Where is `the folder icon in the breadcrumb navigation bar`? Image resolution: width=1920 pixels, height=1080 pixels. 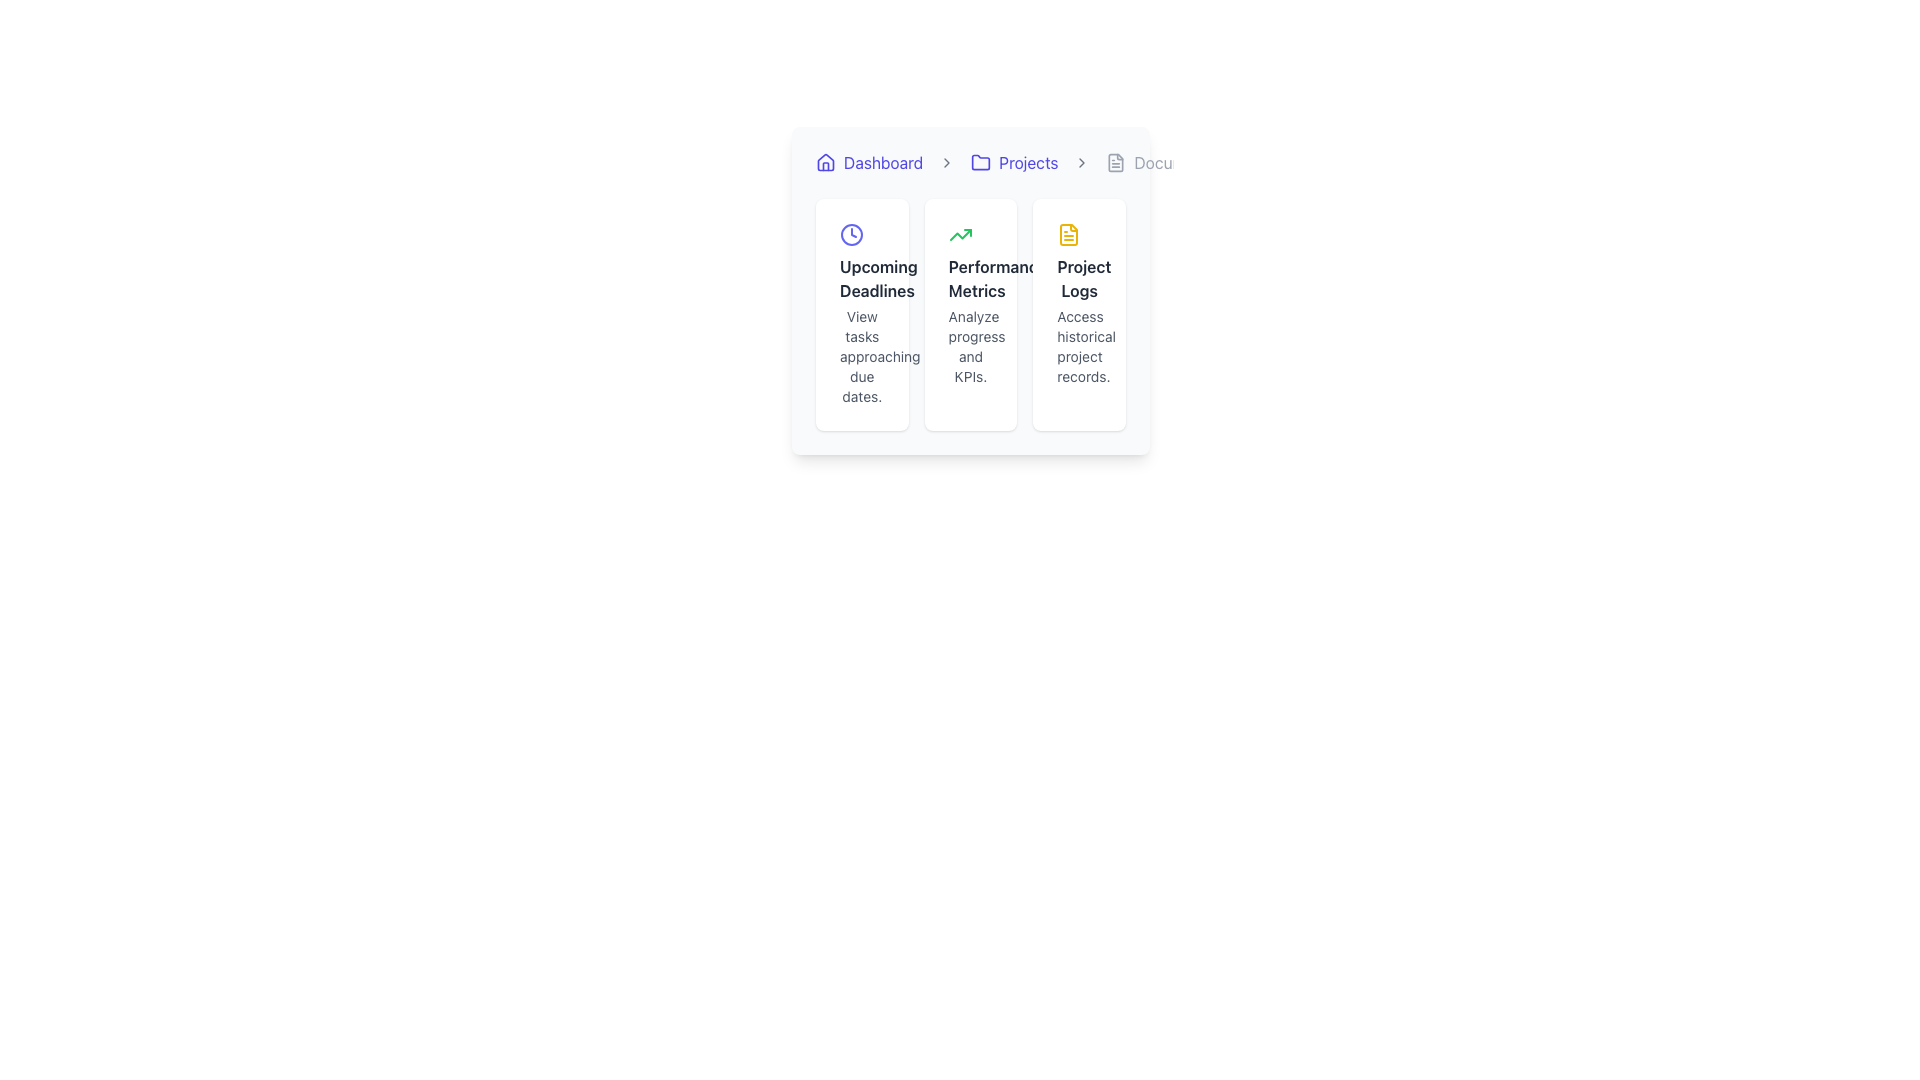
the folder icon in the breadcrumb navigation bar is located at coordinates (981, 161).